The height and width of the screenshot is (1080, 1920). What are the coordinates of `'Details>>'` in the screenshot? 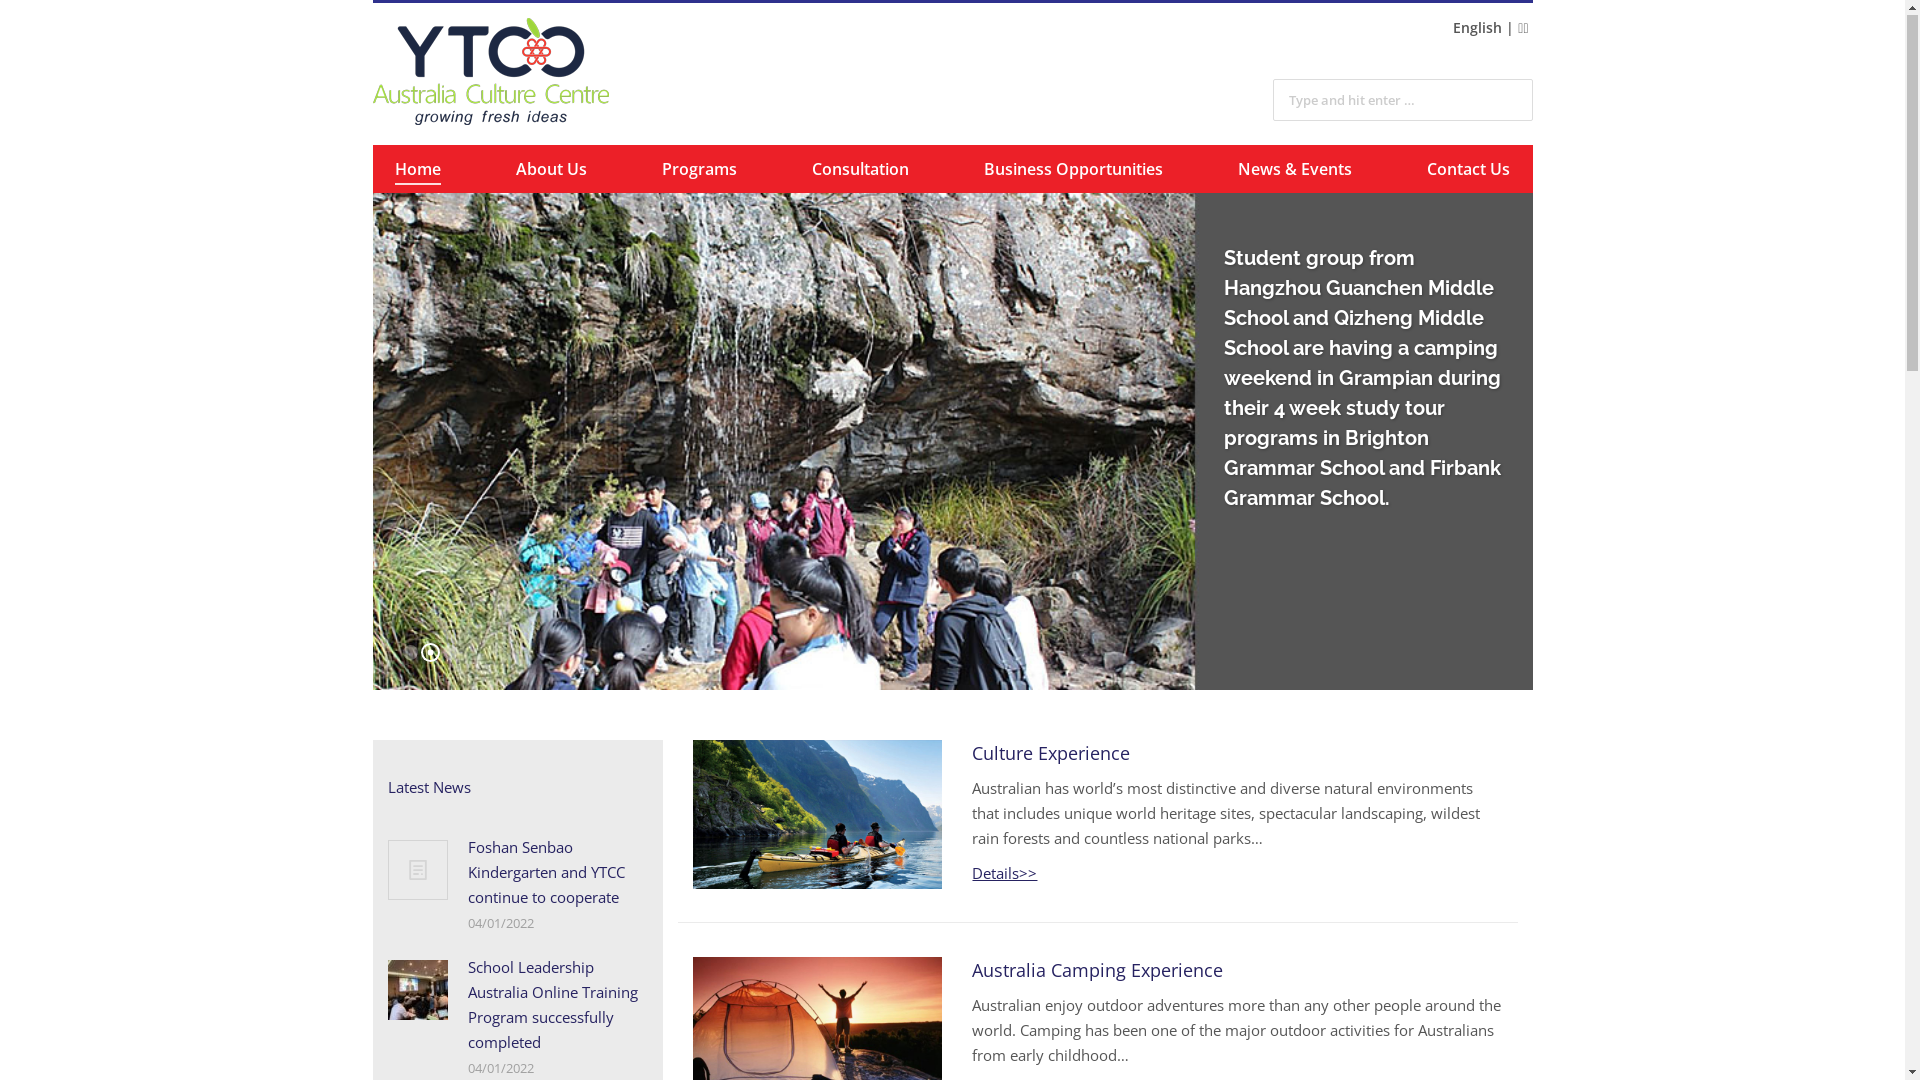 It's located at (1004, 874).